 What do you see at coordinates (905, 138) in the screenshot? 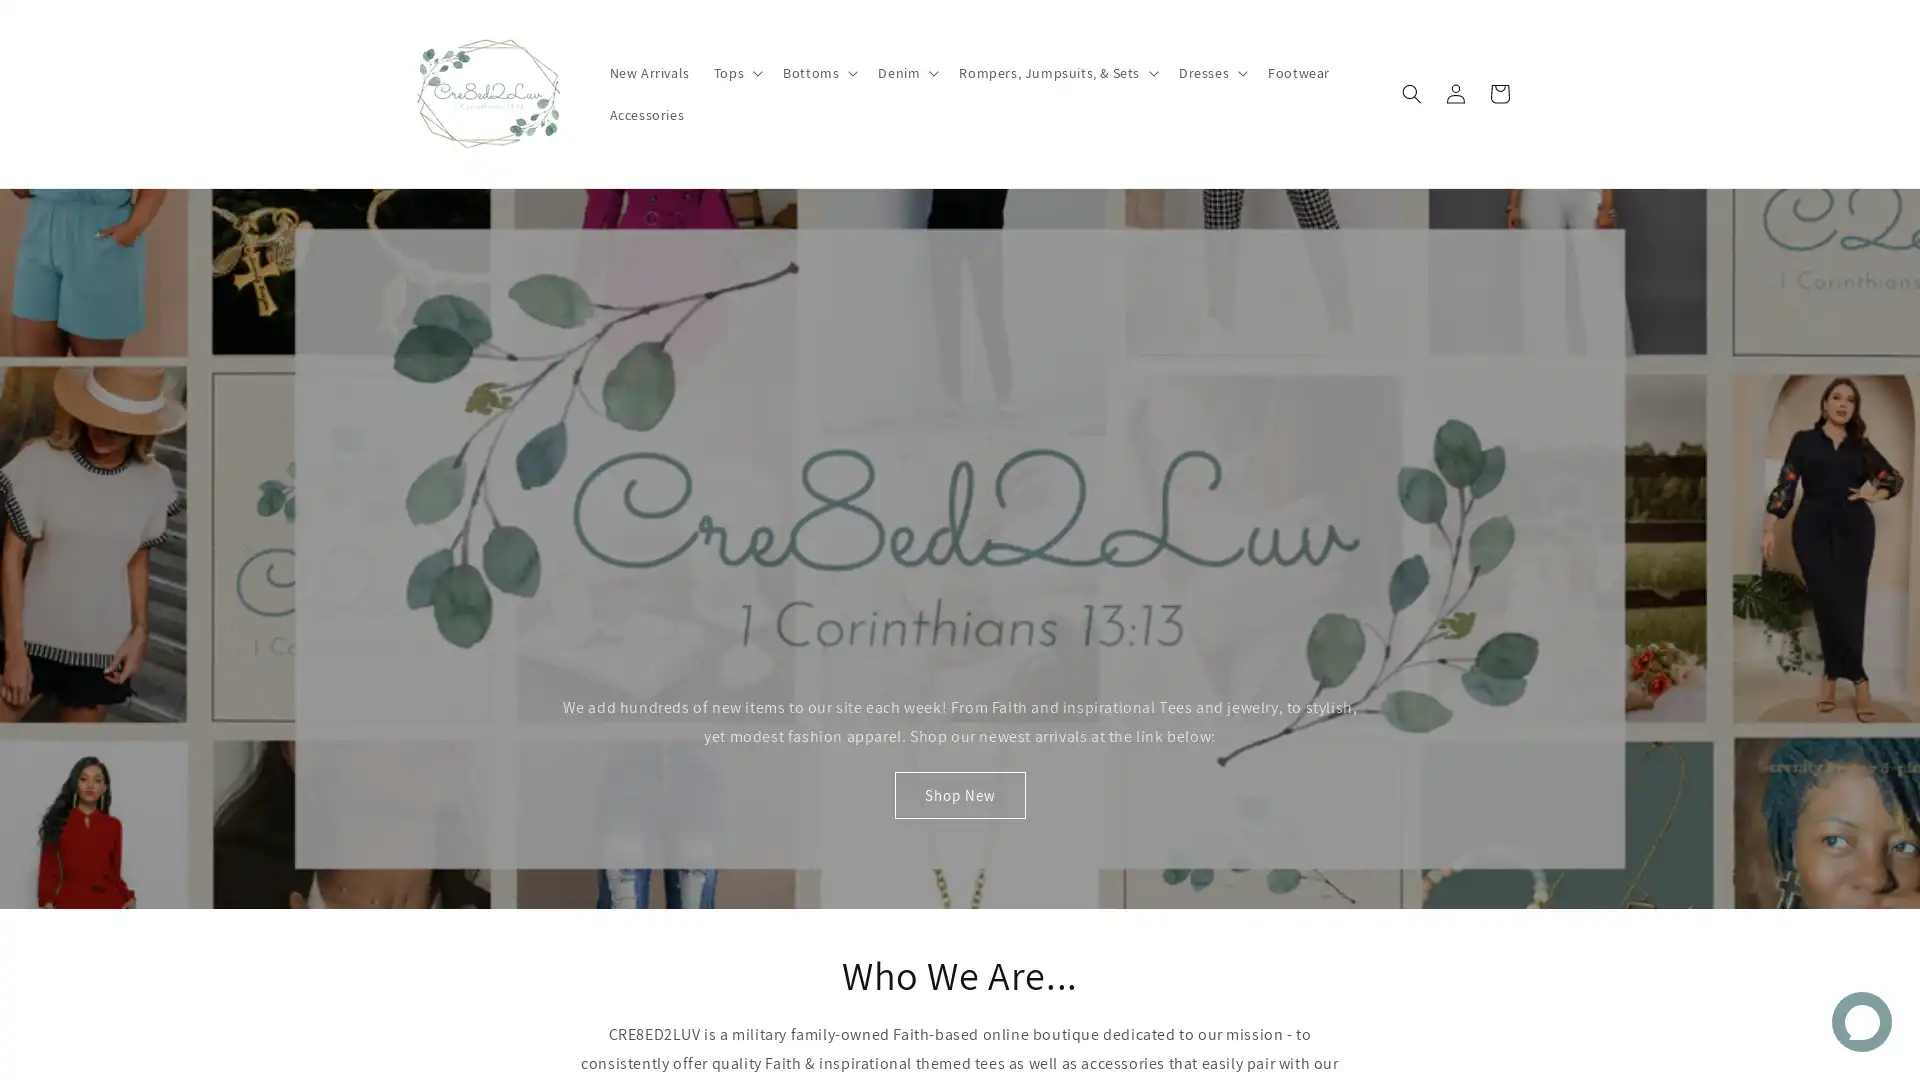
I see `Denim` at bounding box center [905, 138].